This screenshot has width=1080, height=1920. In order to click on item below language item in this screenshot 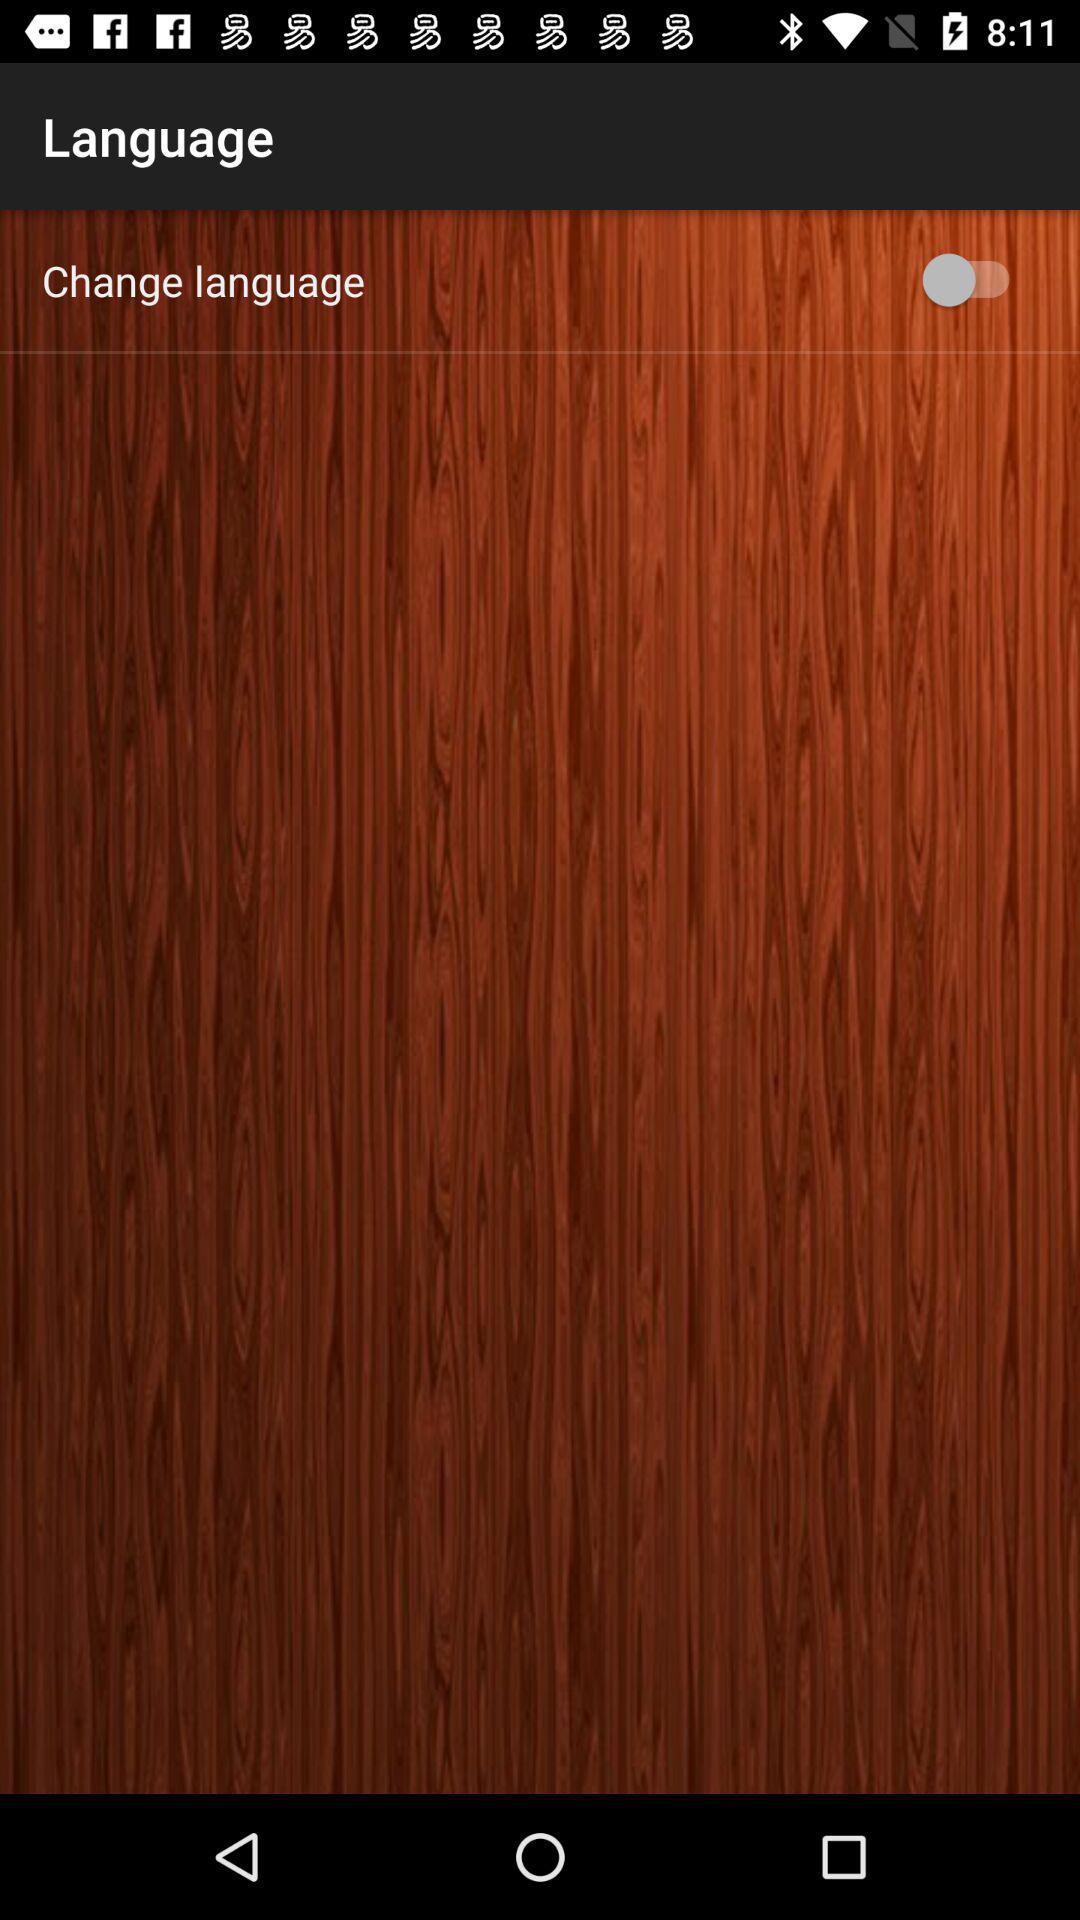, I will do `click(203, 279)`.